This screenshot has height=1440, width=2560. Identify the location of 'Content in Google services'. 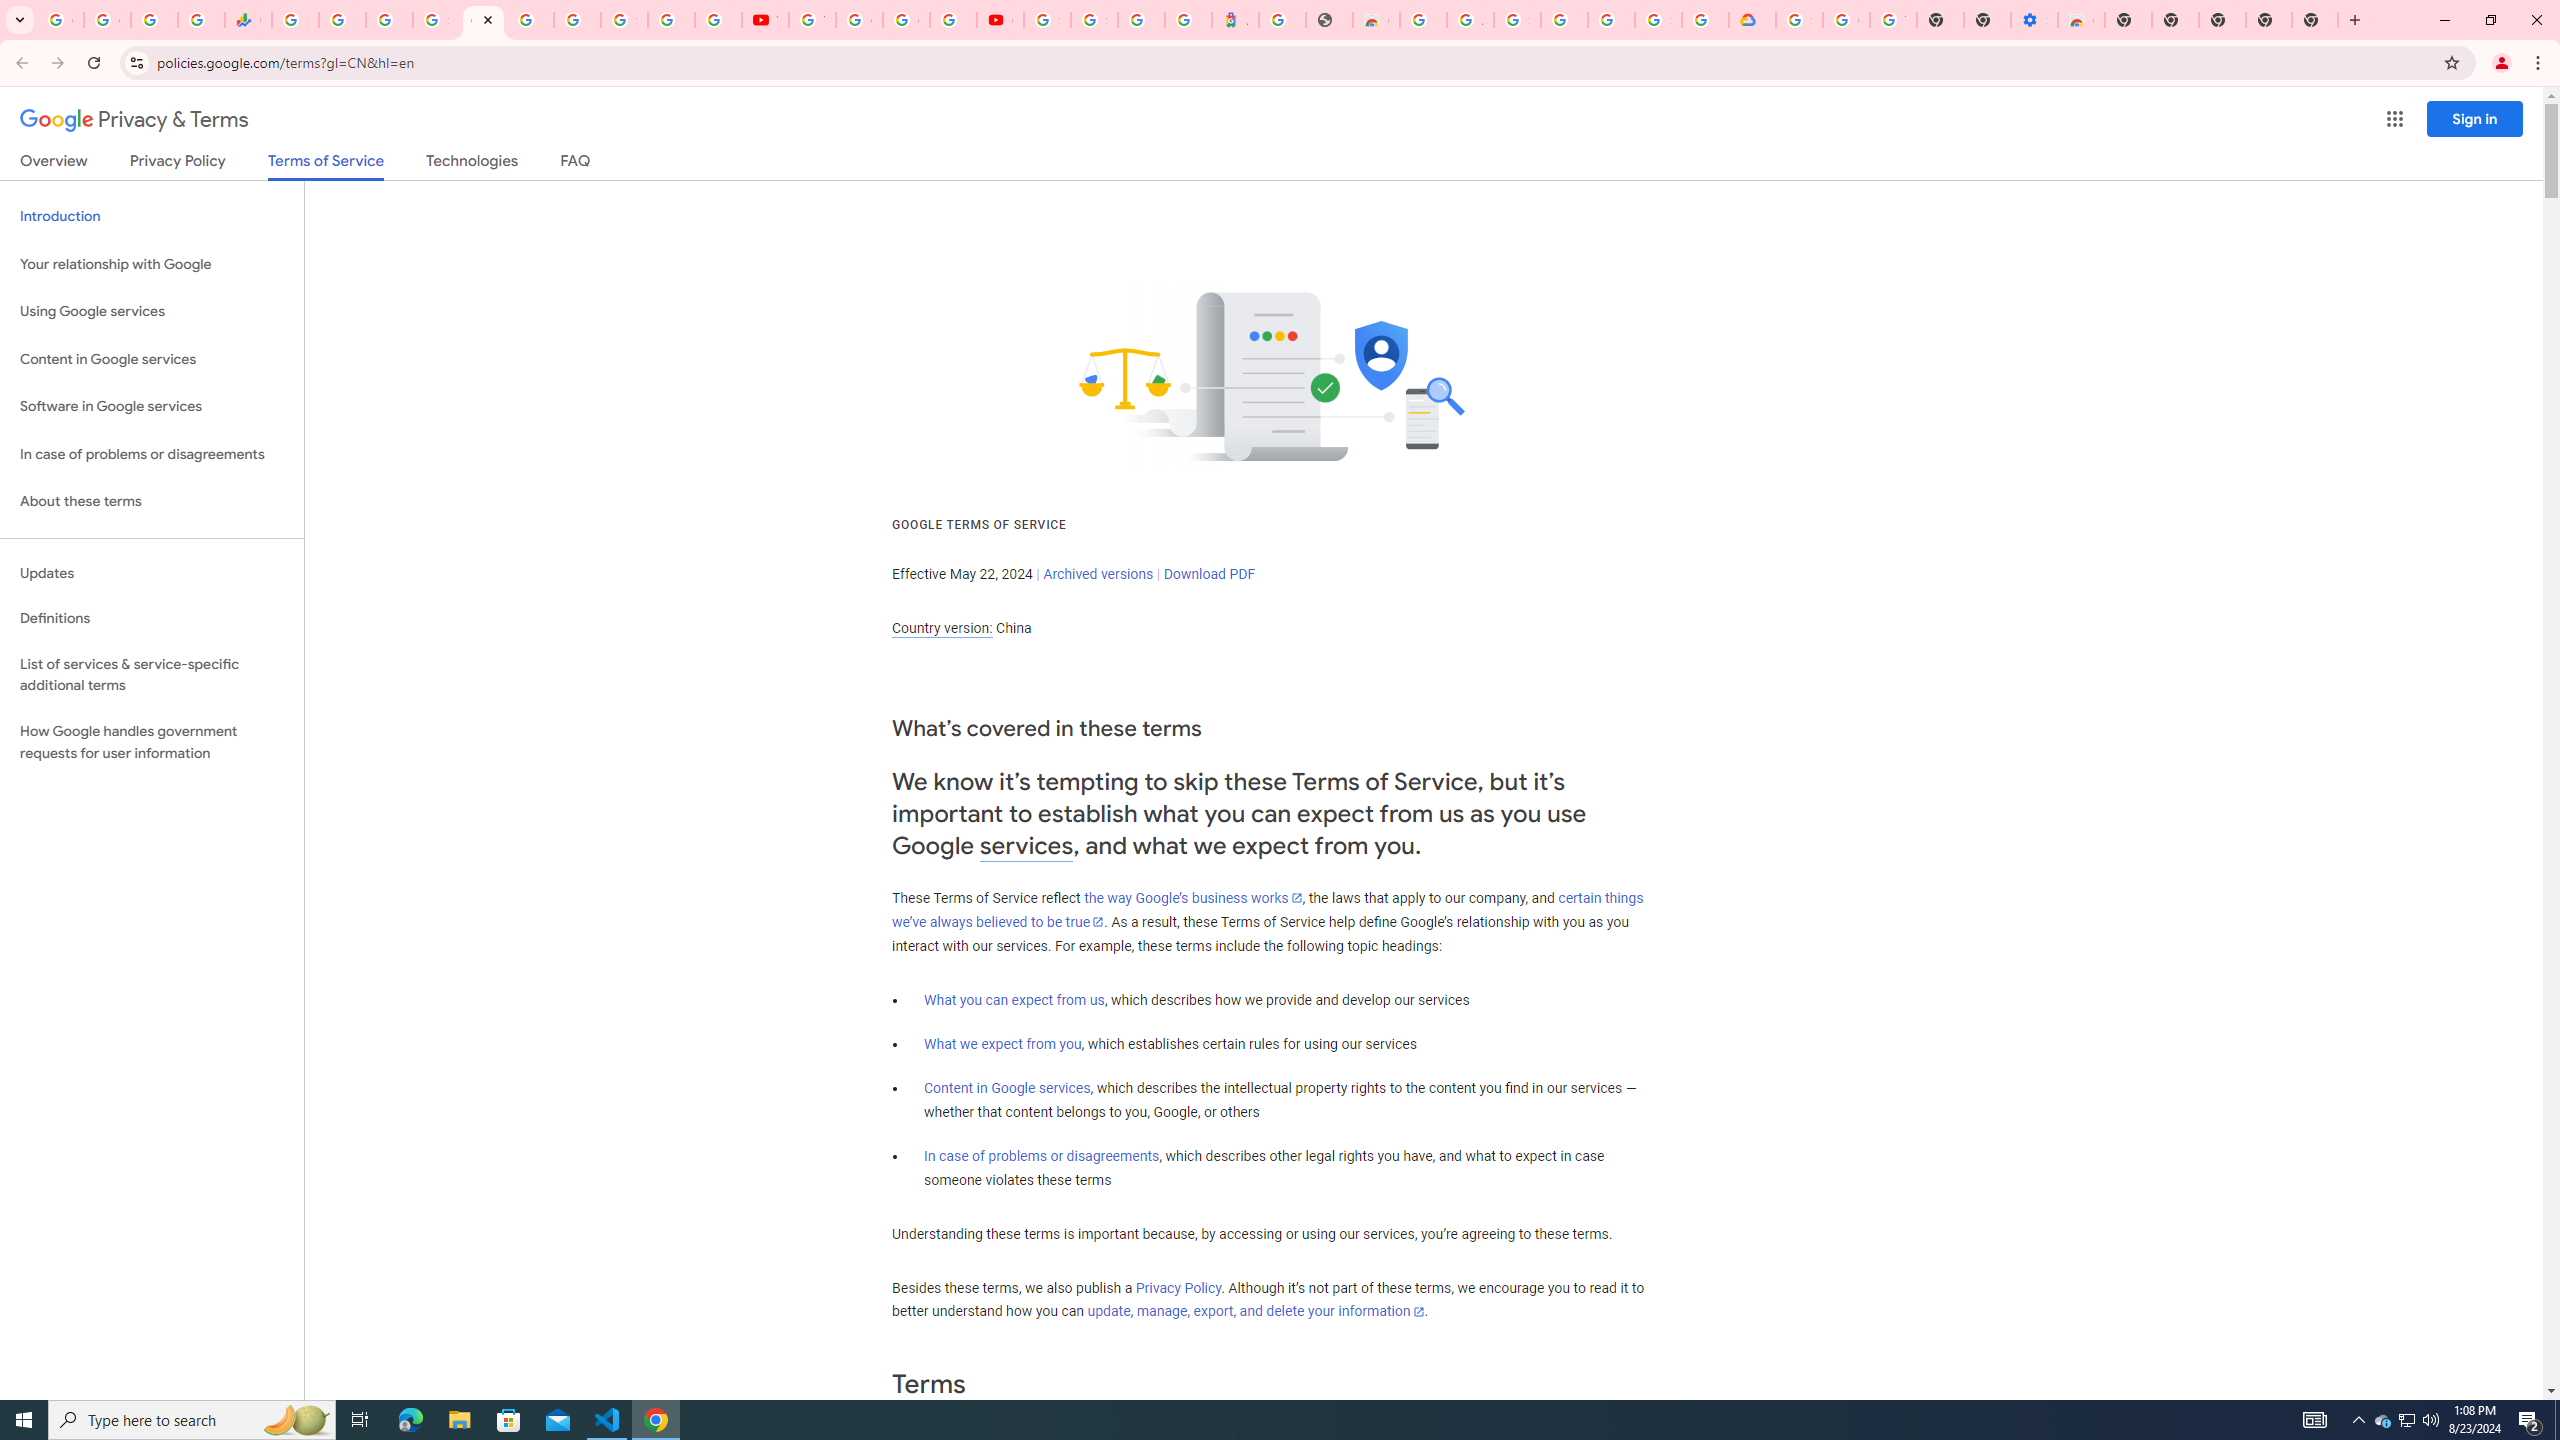
(1006, 1087).